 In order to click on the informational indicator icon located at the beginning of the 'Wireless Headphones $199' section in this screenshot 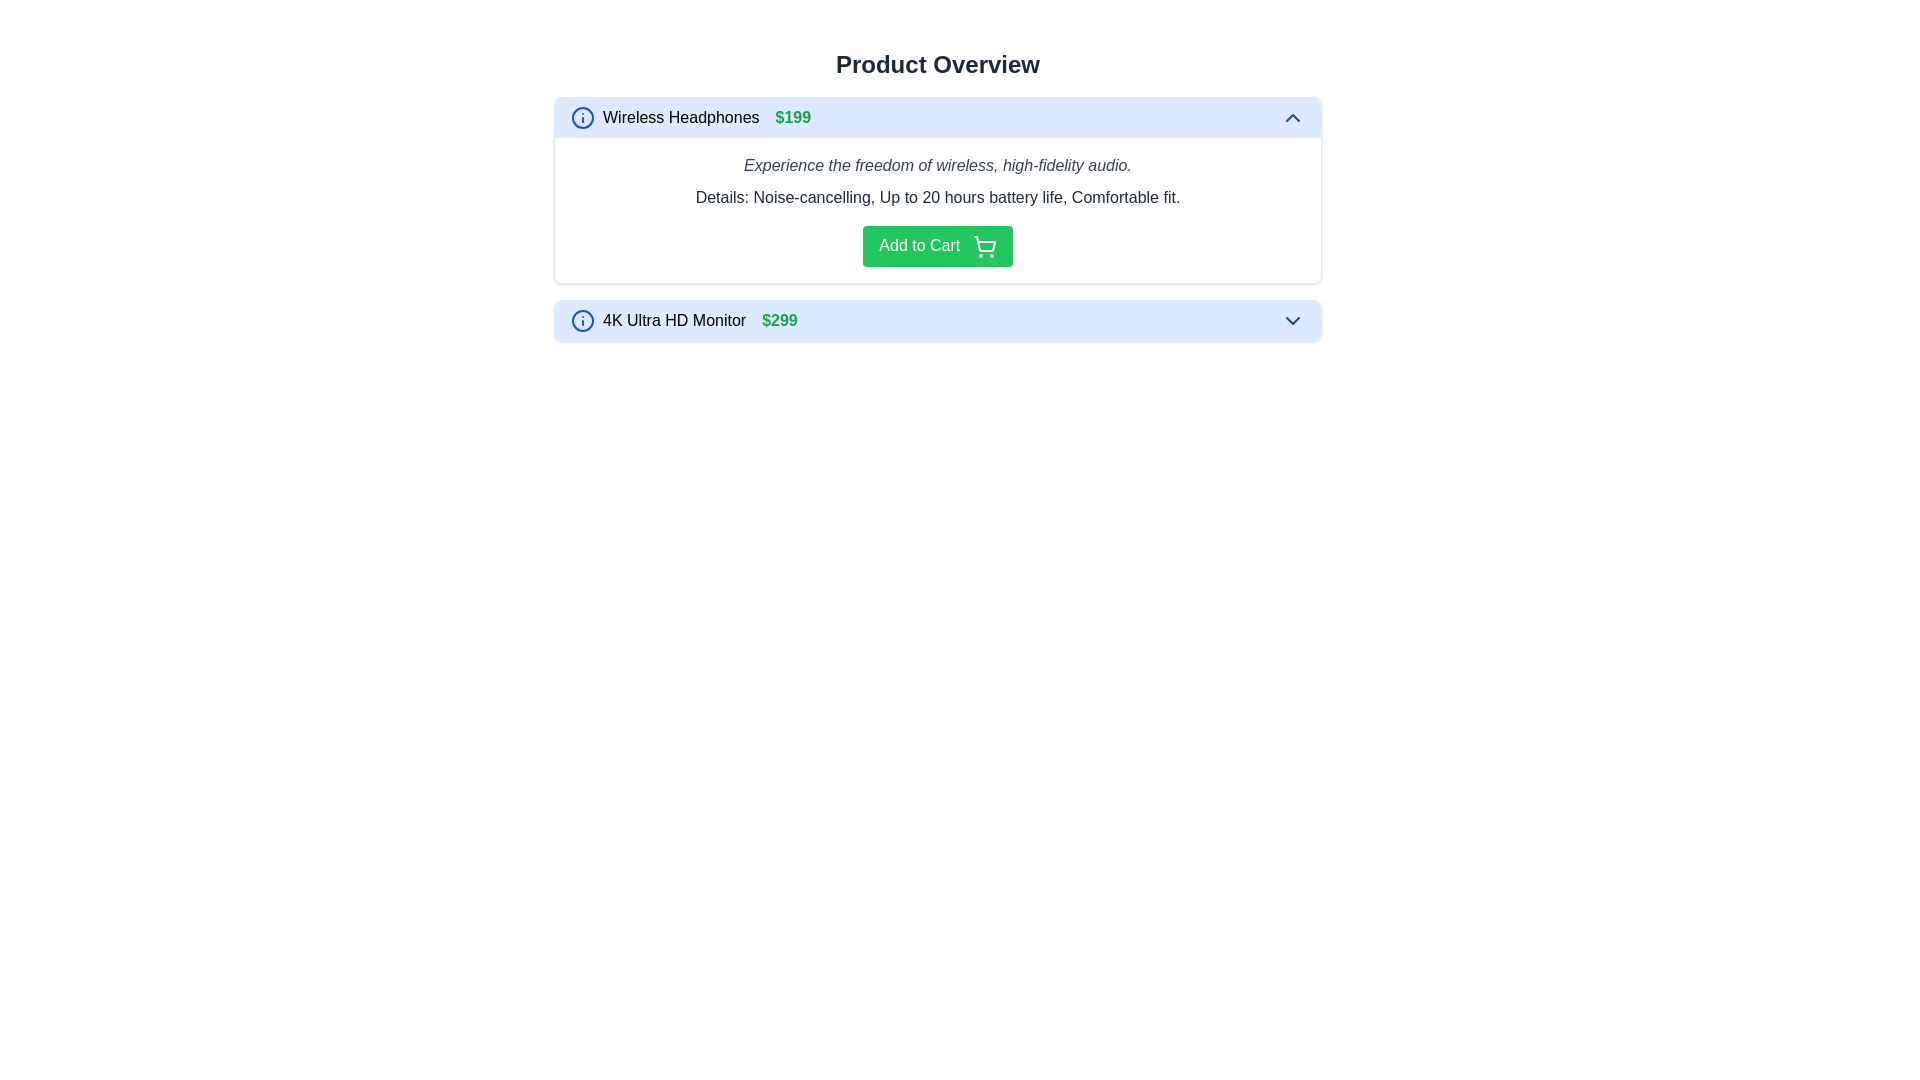, I will do `click(581, 118)`.